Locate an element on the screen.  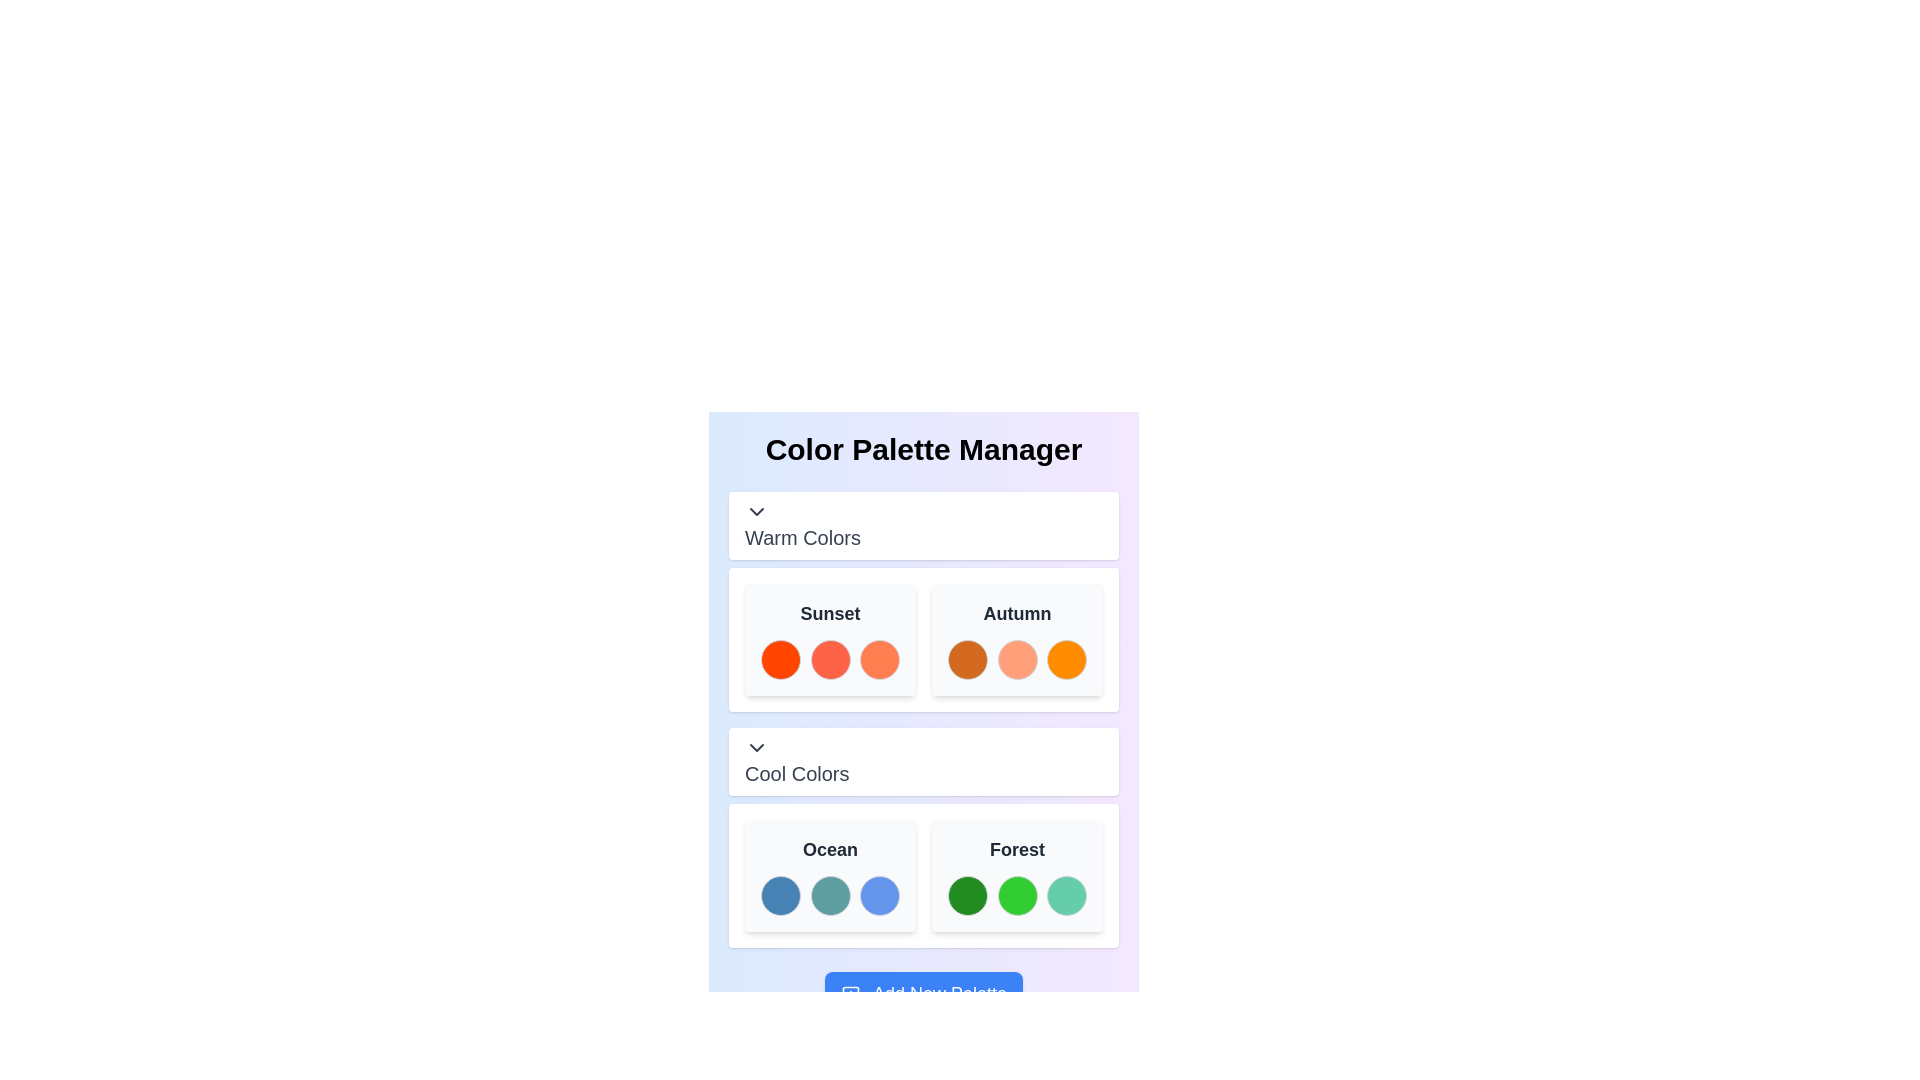
the second color swatch (tomato red) in the 'Sunset' color palette under the 'Warm Colors' section, which is a non-interactive visual representation is located at coordinates (830, 659).